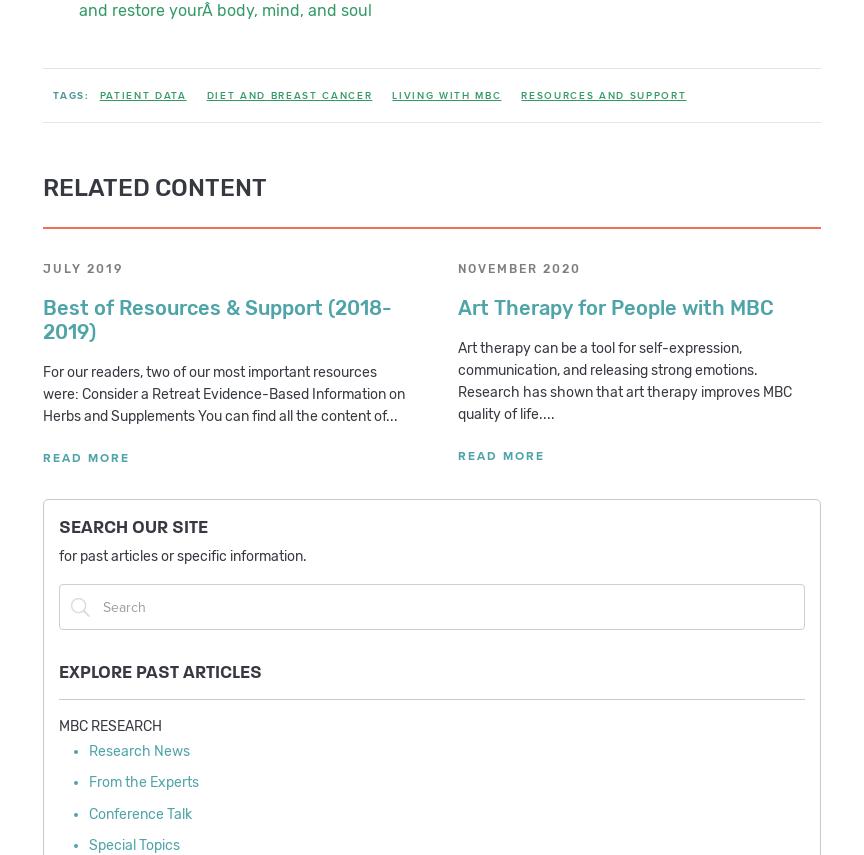  I want to click on 'Special Topics', so click(133, 844).